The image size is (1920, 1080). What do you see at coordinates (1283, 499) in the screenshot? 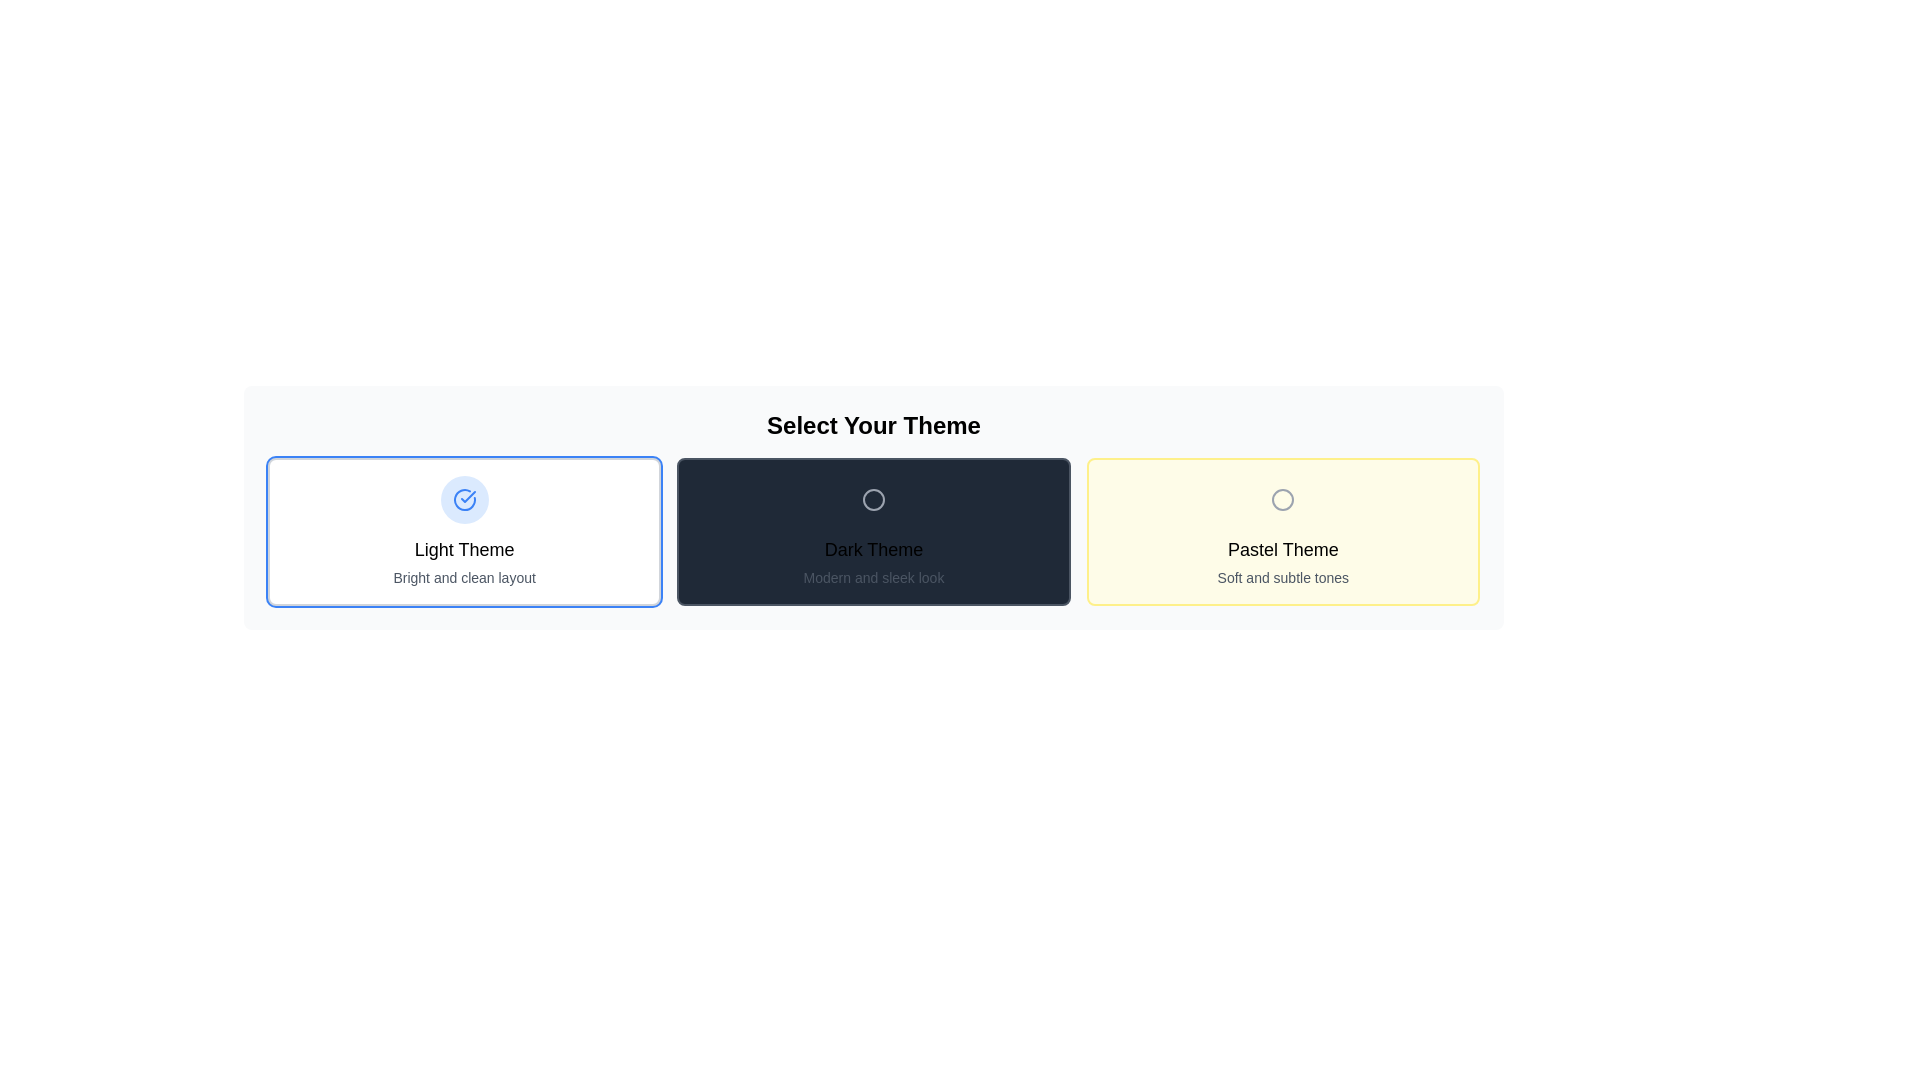
I see `the circular graphical indicator with a gray border and light pastel yellow background, located within the 'Pastel Theme' option card` at bounding box center [1283, 499].